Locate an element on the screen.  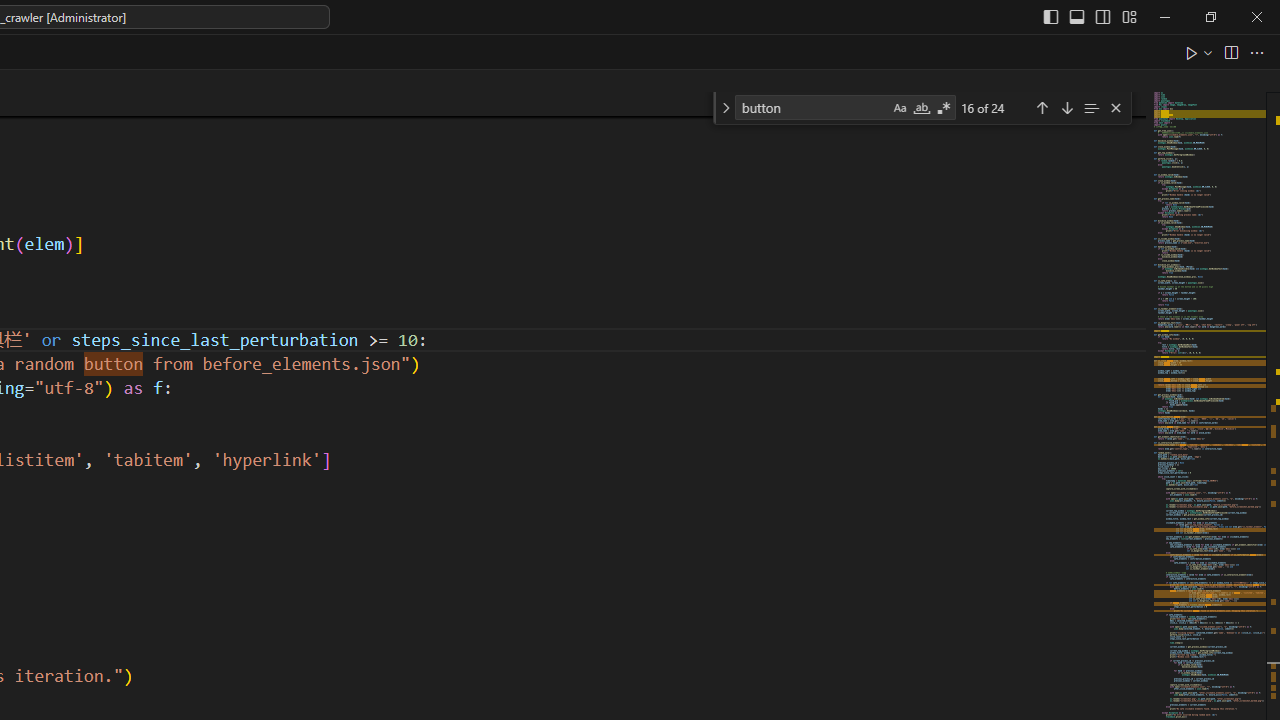
'Title actions' is located at coordinates (1088, 16).